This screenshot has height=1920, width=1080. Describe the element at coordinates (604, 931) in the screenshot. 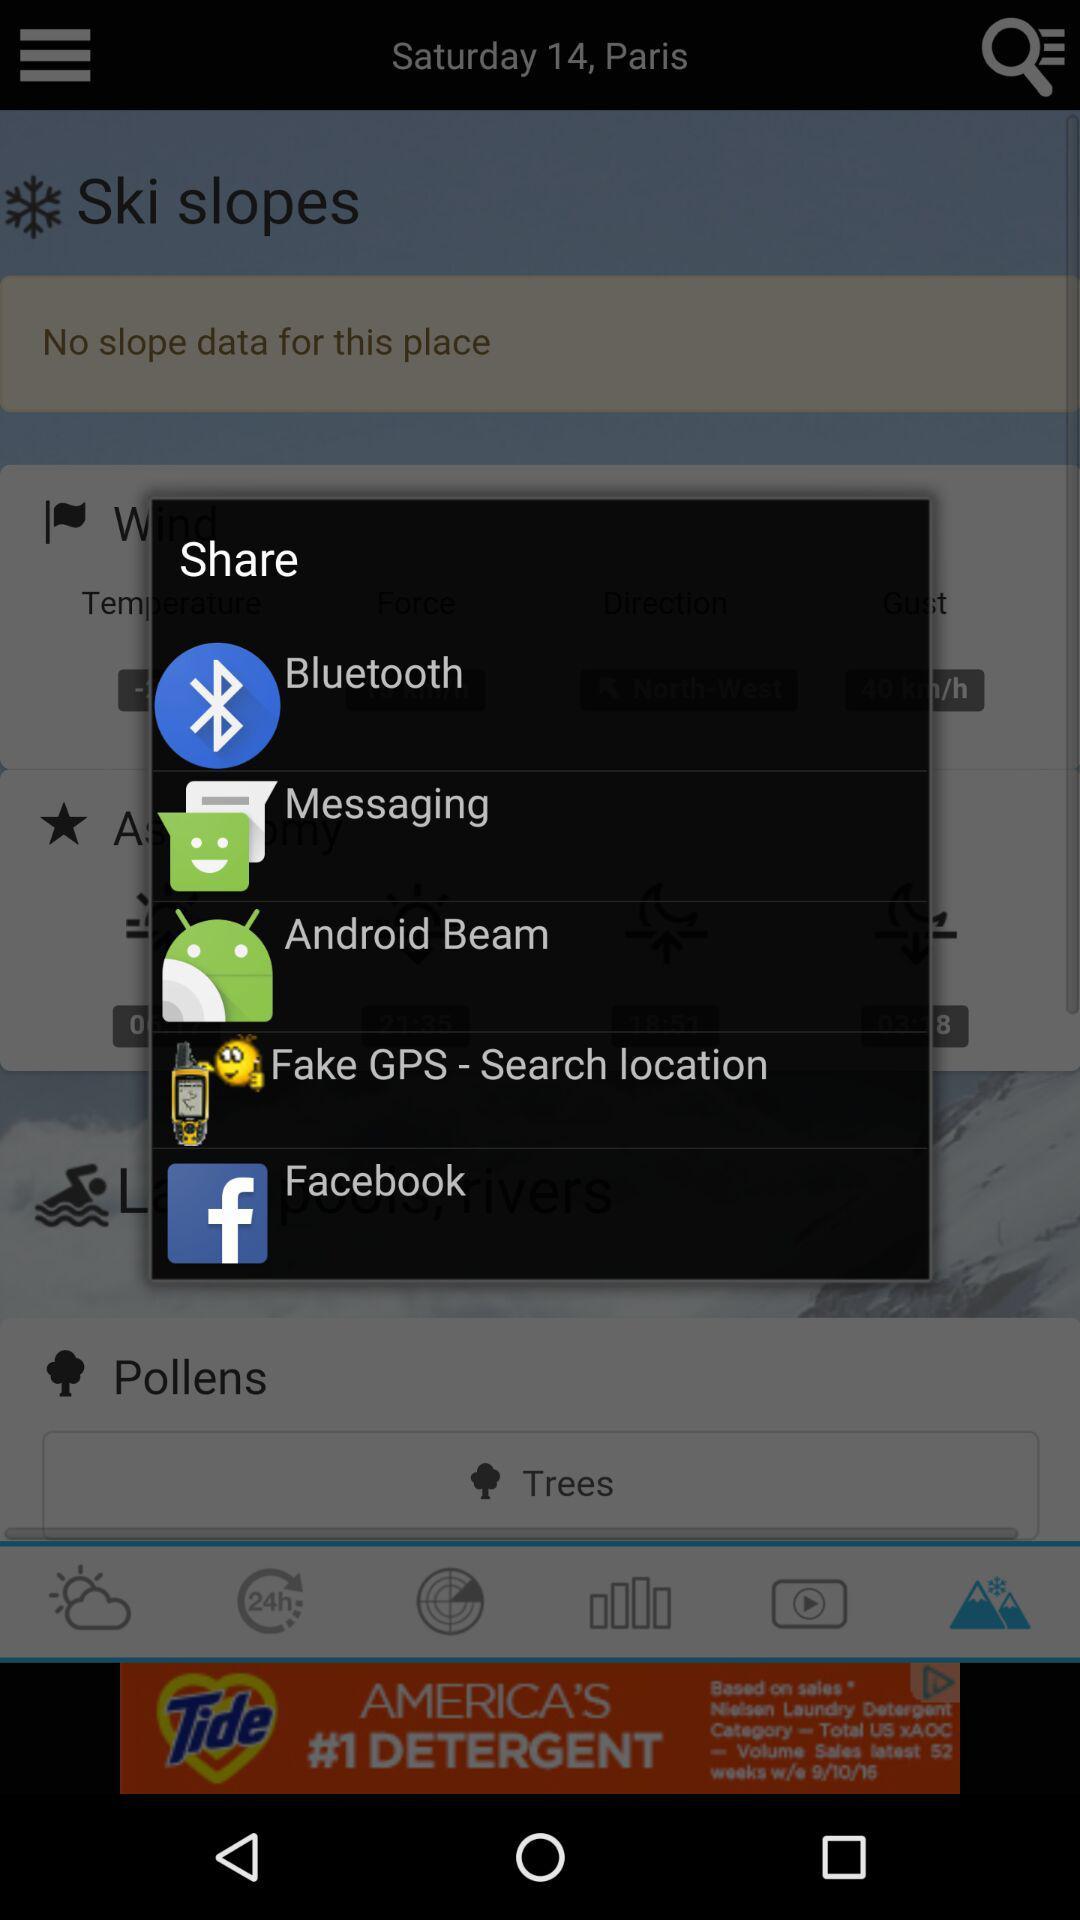

I see `icon above the fake gps search icon` at that location.